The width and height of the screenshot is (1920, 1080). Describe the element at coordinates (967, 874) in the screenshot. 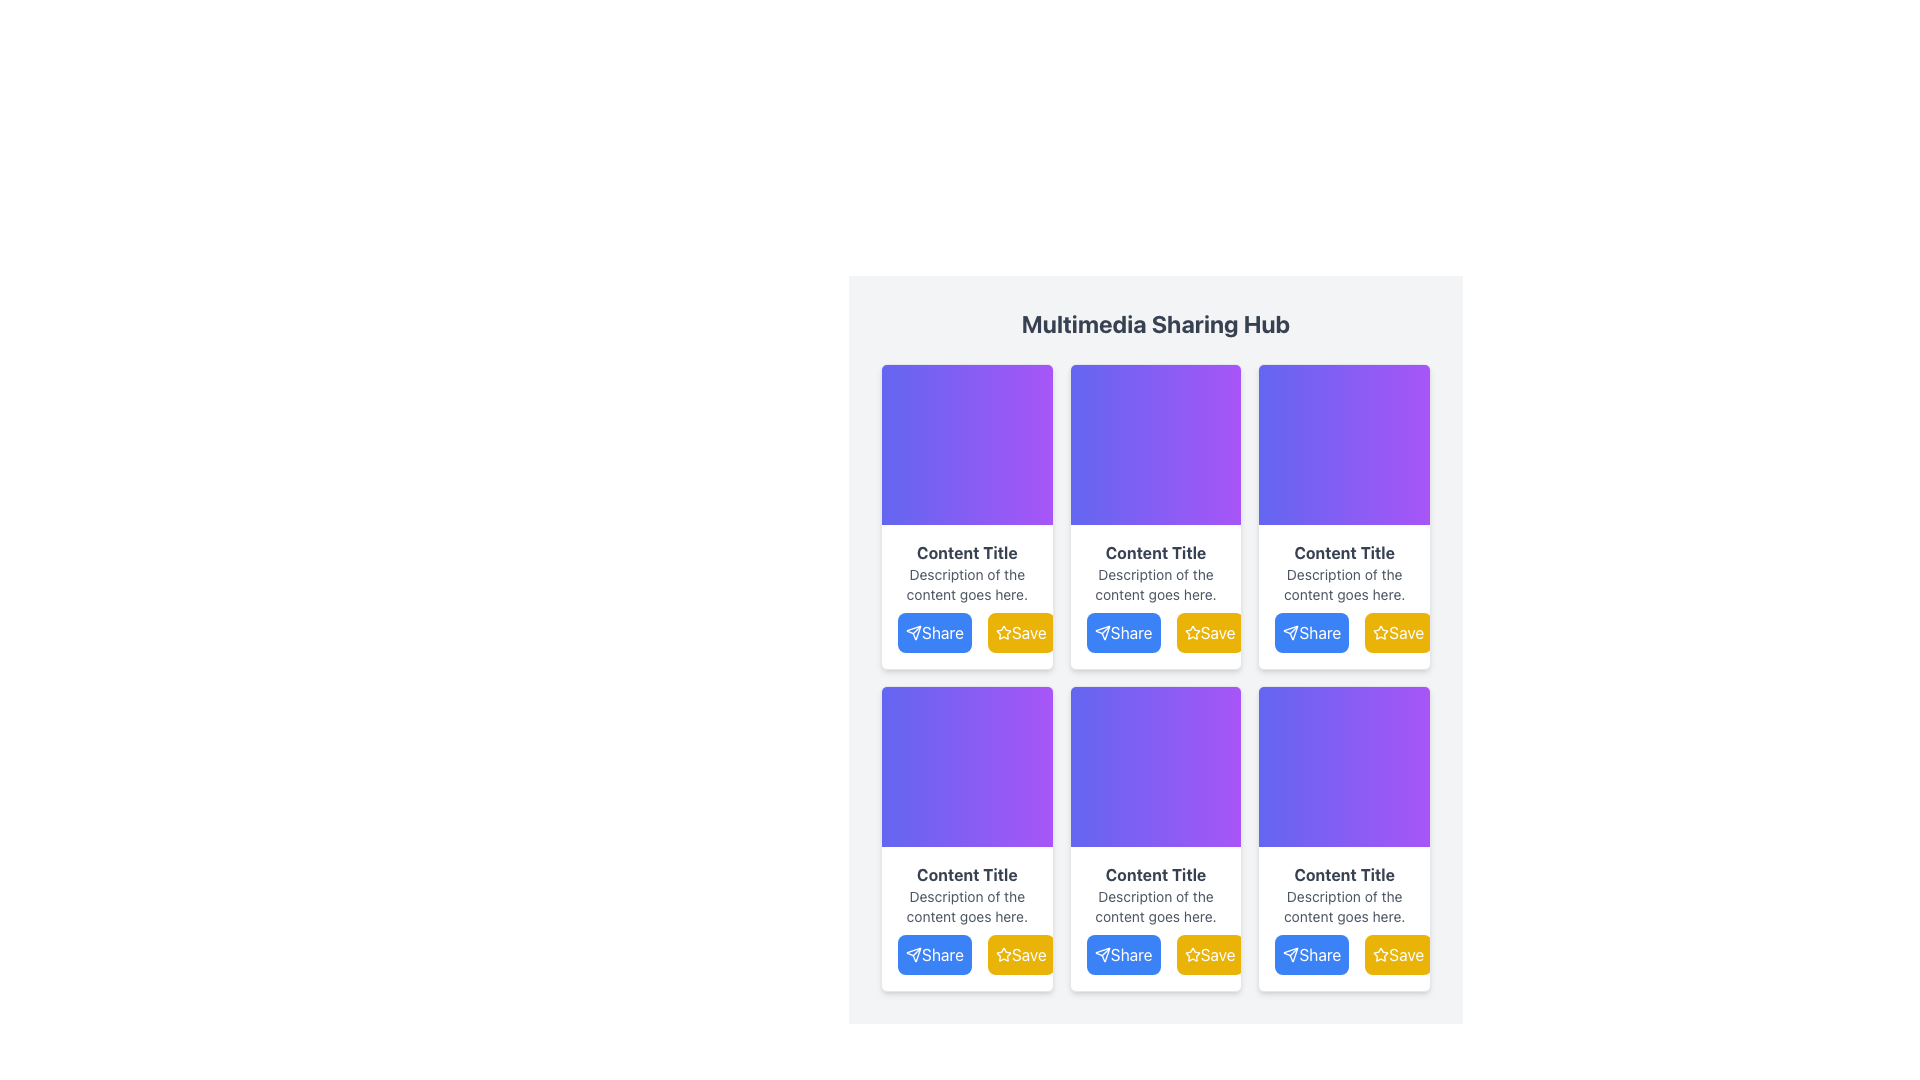

I see `the Text label located in the lower central part of the content card` at that location.